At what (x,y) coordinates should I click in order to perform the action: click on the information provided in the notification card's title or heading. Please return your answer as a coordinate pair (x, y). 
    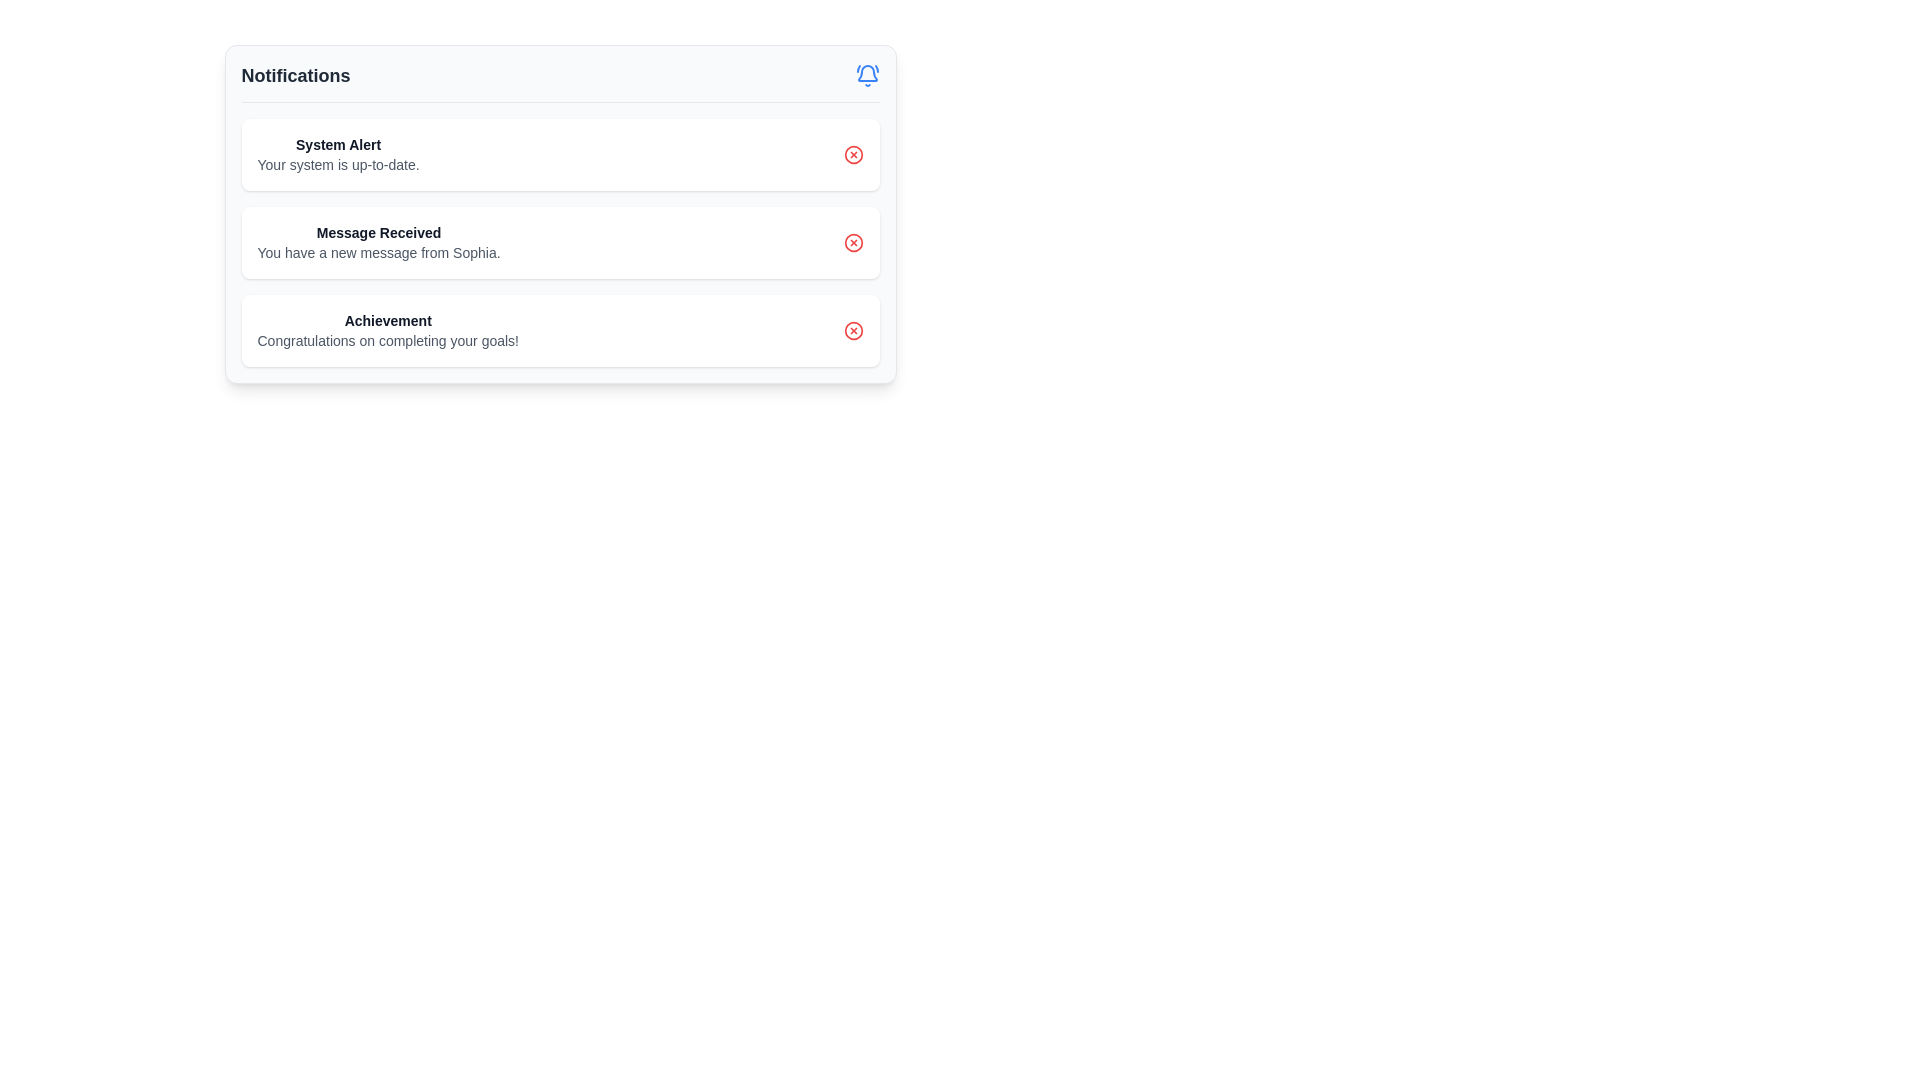
    Looking at the image, I should click on (338, 144).